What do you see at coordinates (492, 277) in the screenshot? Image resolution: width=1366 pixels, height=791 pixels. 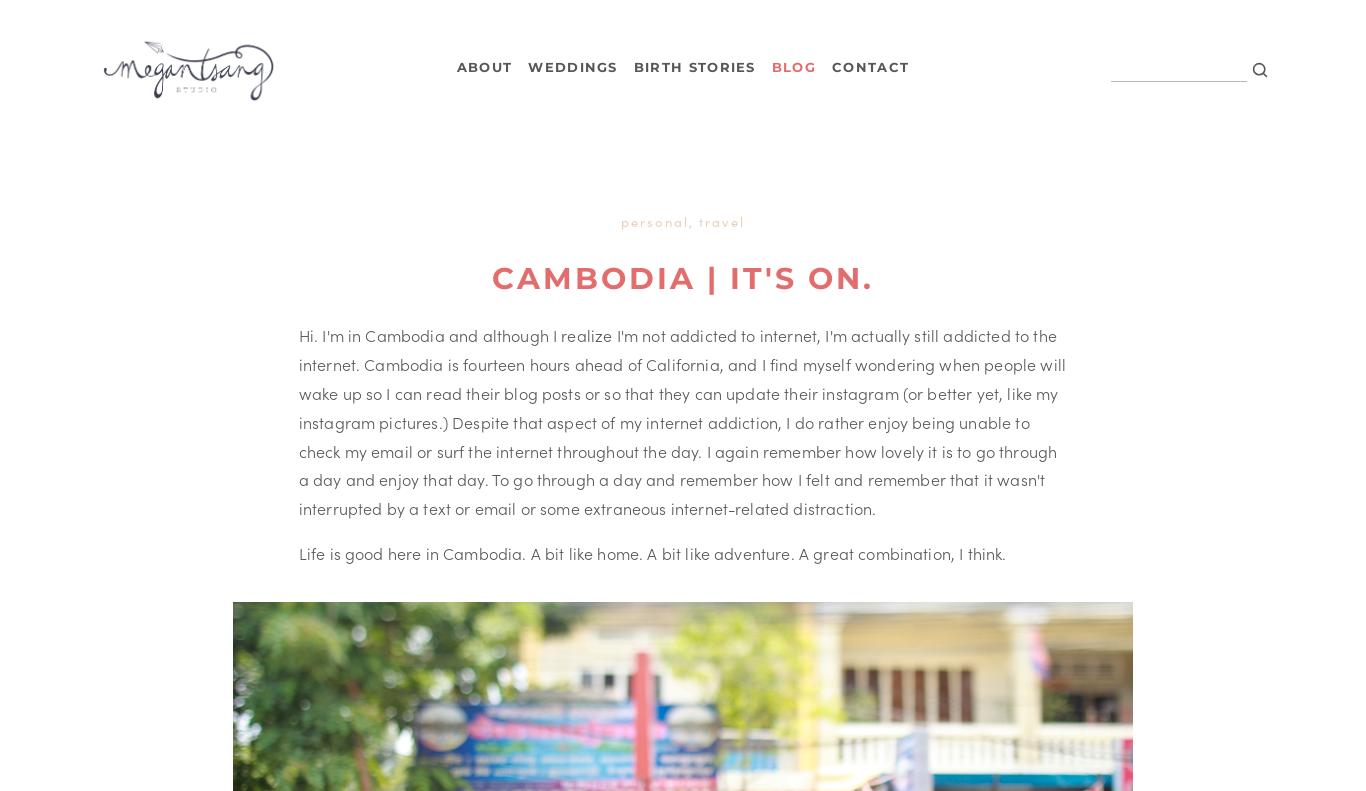 I see `'cambodia | it's on.'` at bounding box center [492, 277].